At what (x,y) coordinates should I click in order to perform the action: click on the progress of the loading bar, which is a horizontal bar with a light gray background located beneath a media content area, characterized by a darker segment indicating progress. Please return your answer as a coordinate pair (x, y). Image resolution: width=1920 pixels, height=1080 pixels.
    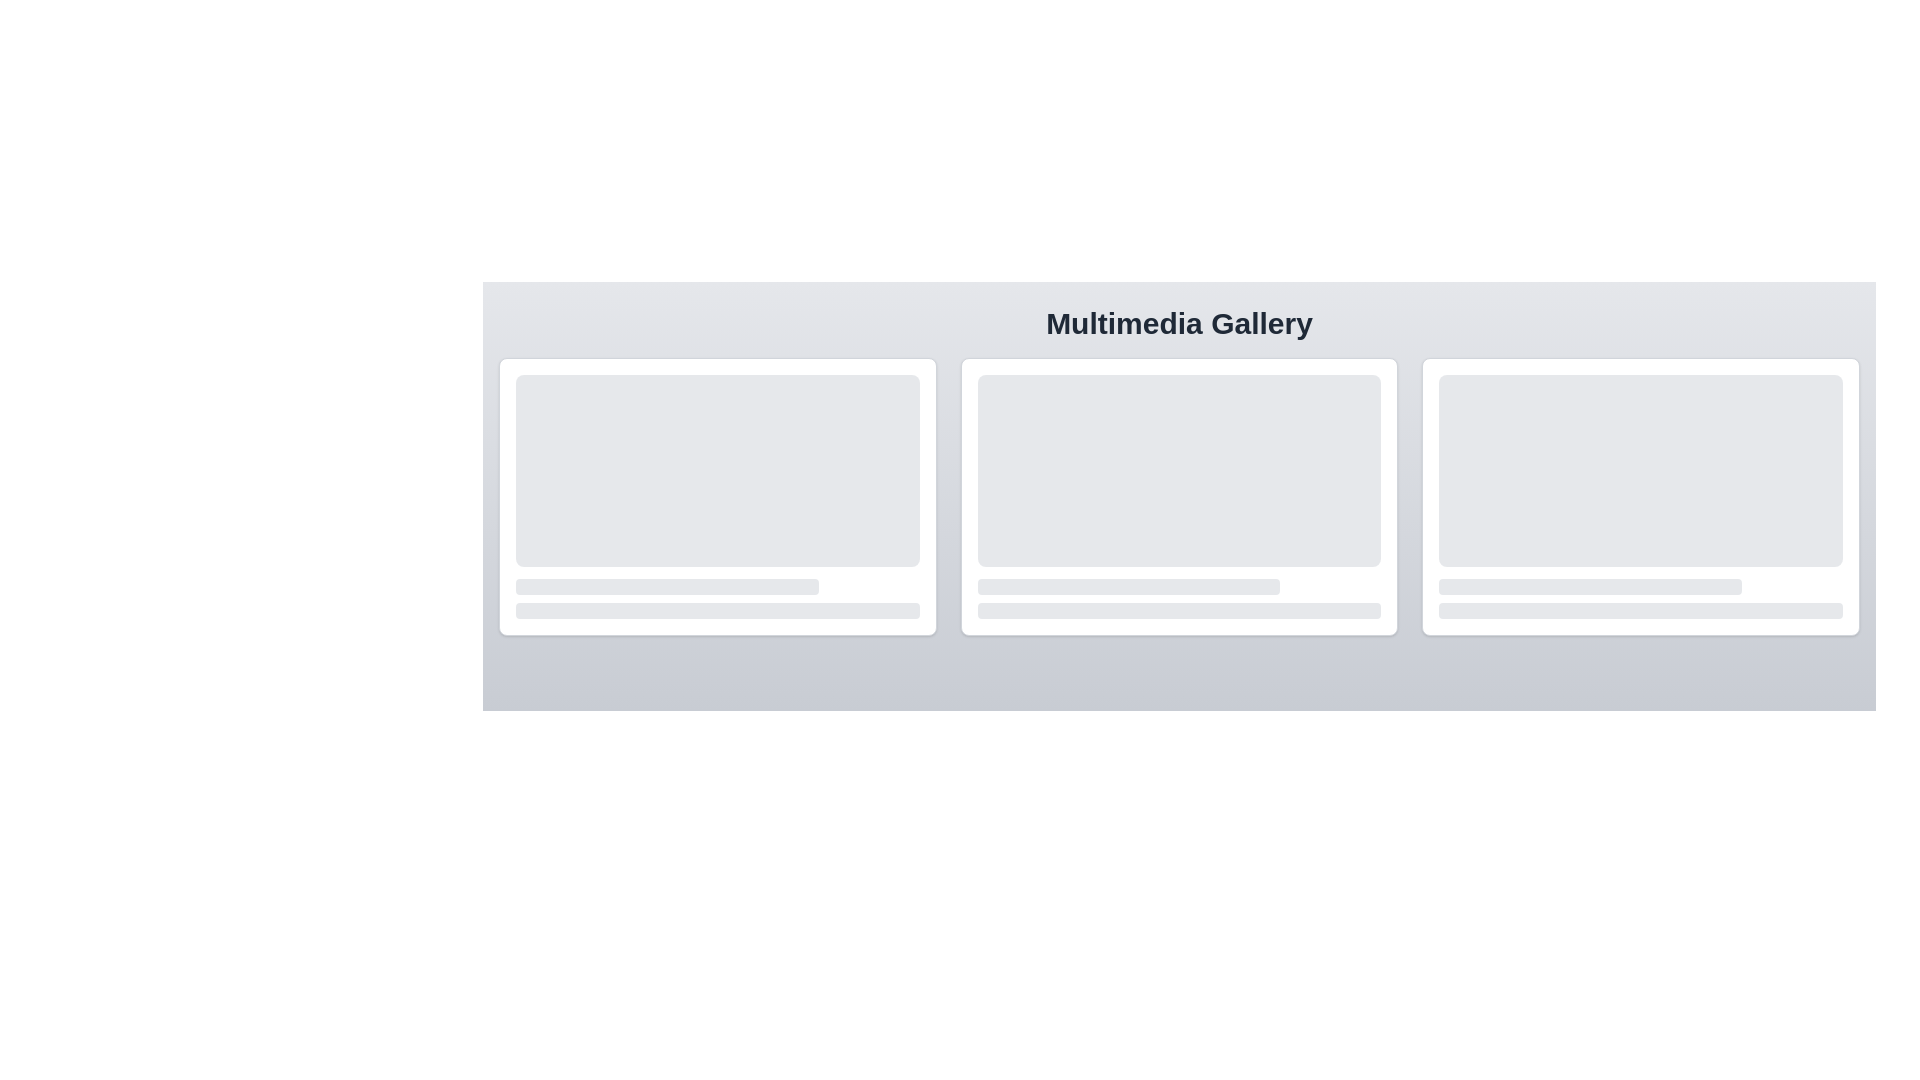
    Looking at the image, I should click on (717, 585).